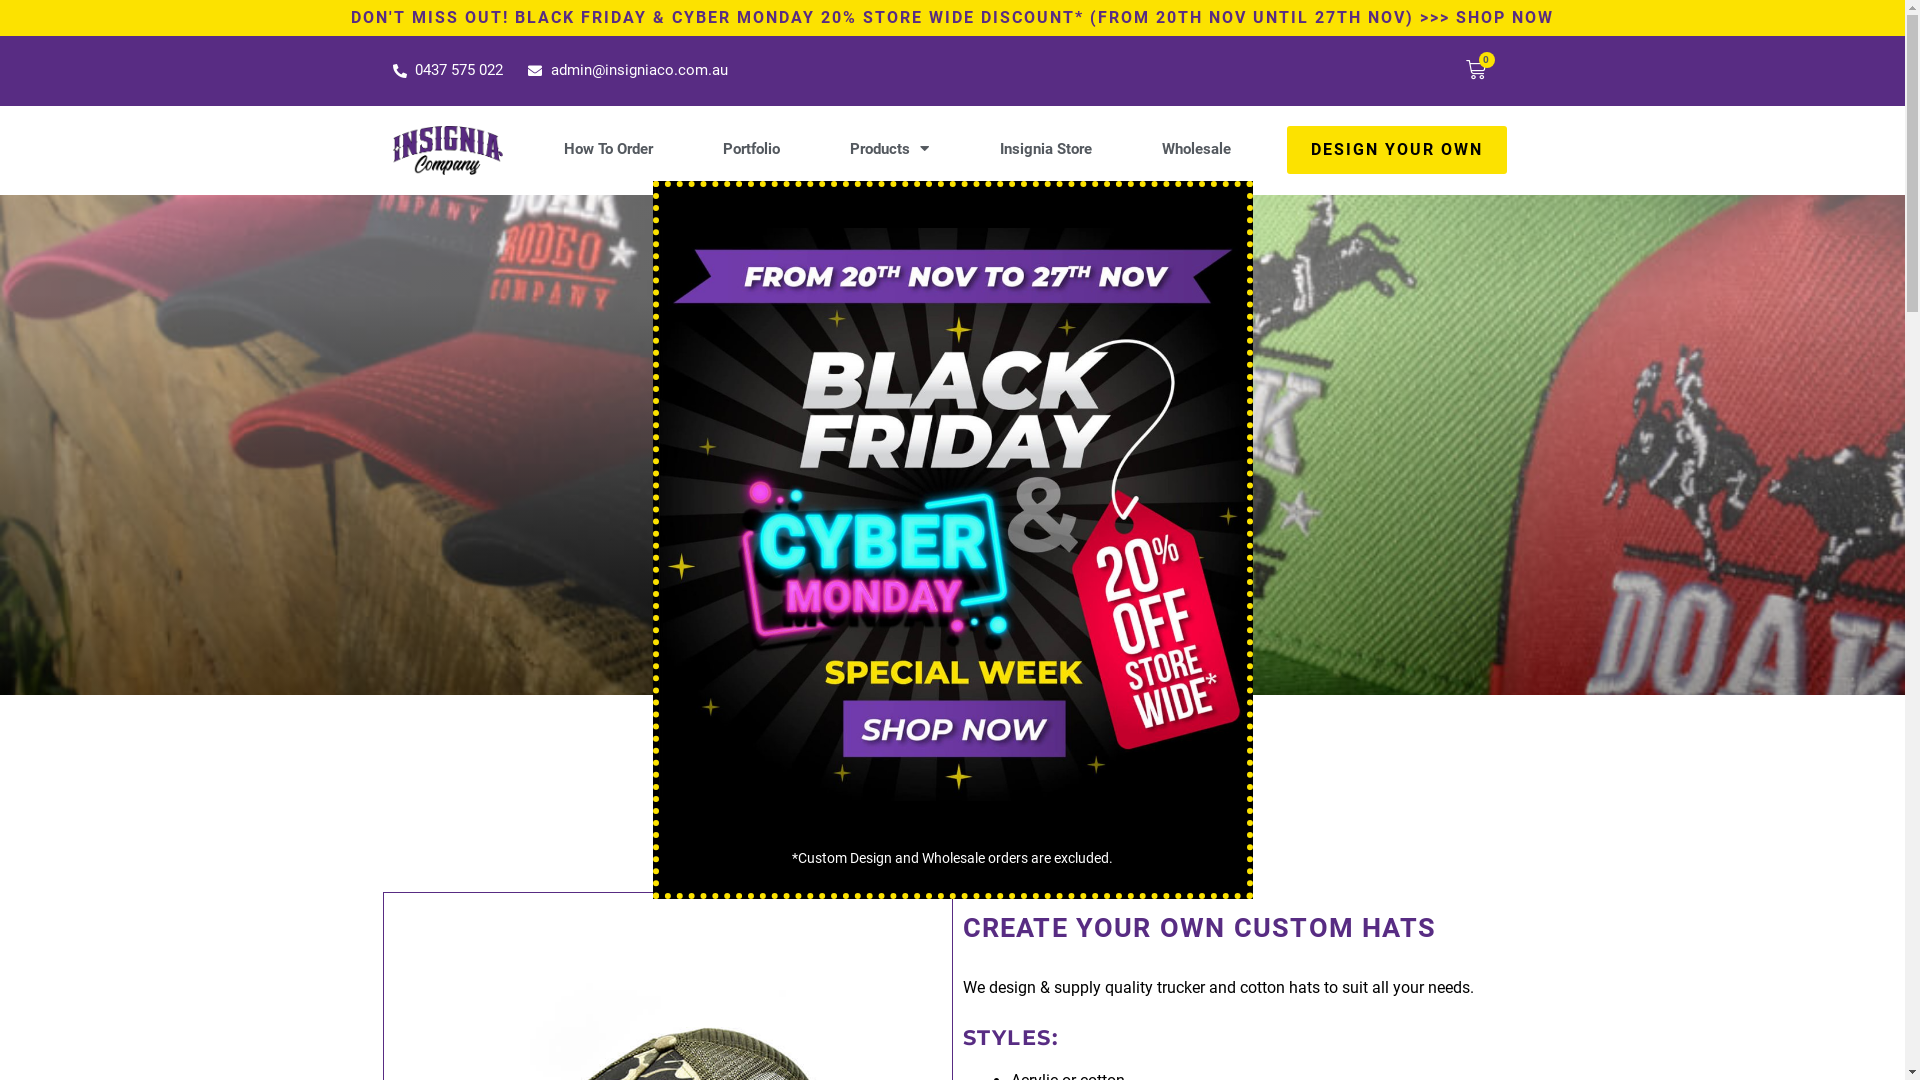 This screenshot has width=1920, height=1080. What do you see at coordinates (627, 69) in the screenshot?
I see `'admin@insigniaco.com.au'` at bounding box center [627, 69].